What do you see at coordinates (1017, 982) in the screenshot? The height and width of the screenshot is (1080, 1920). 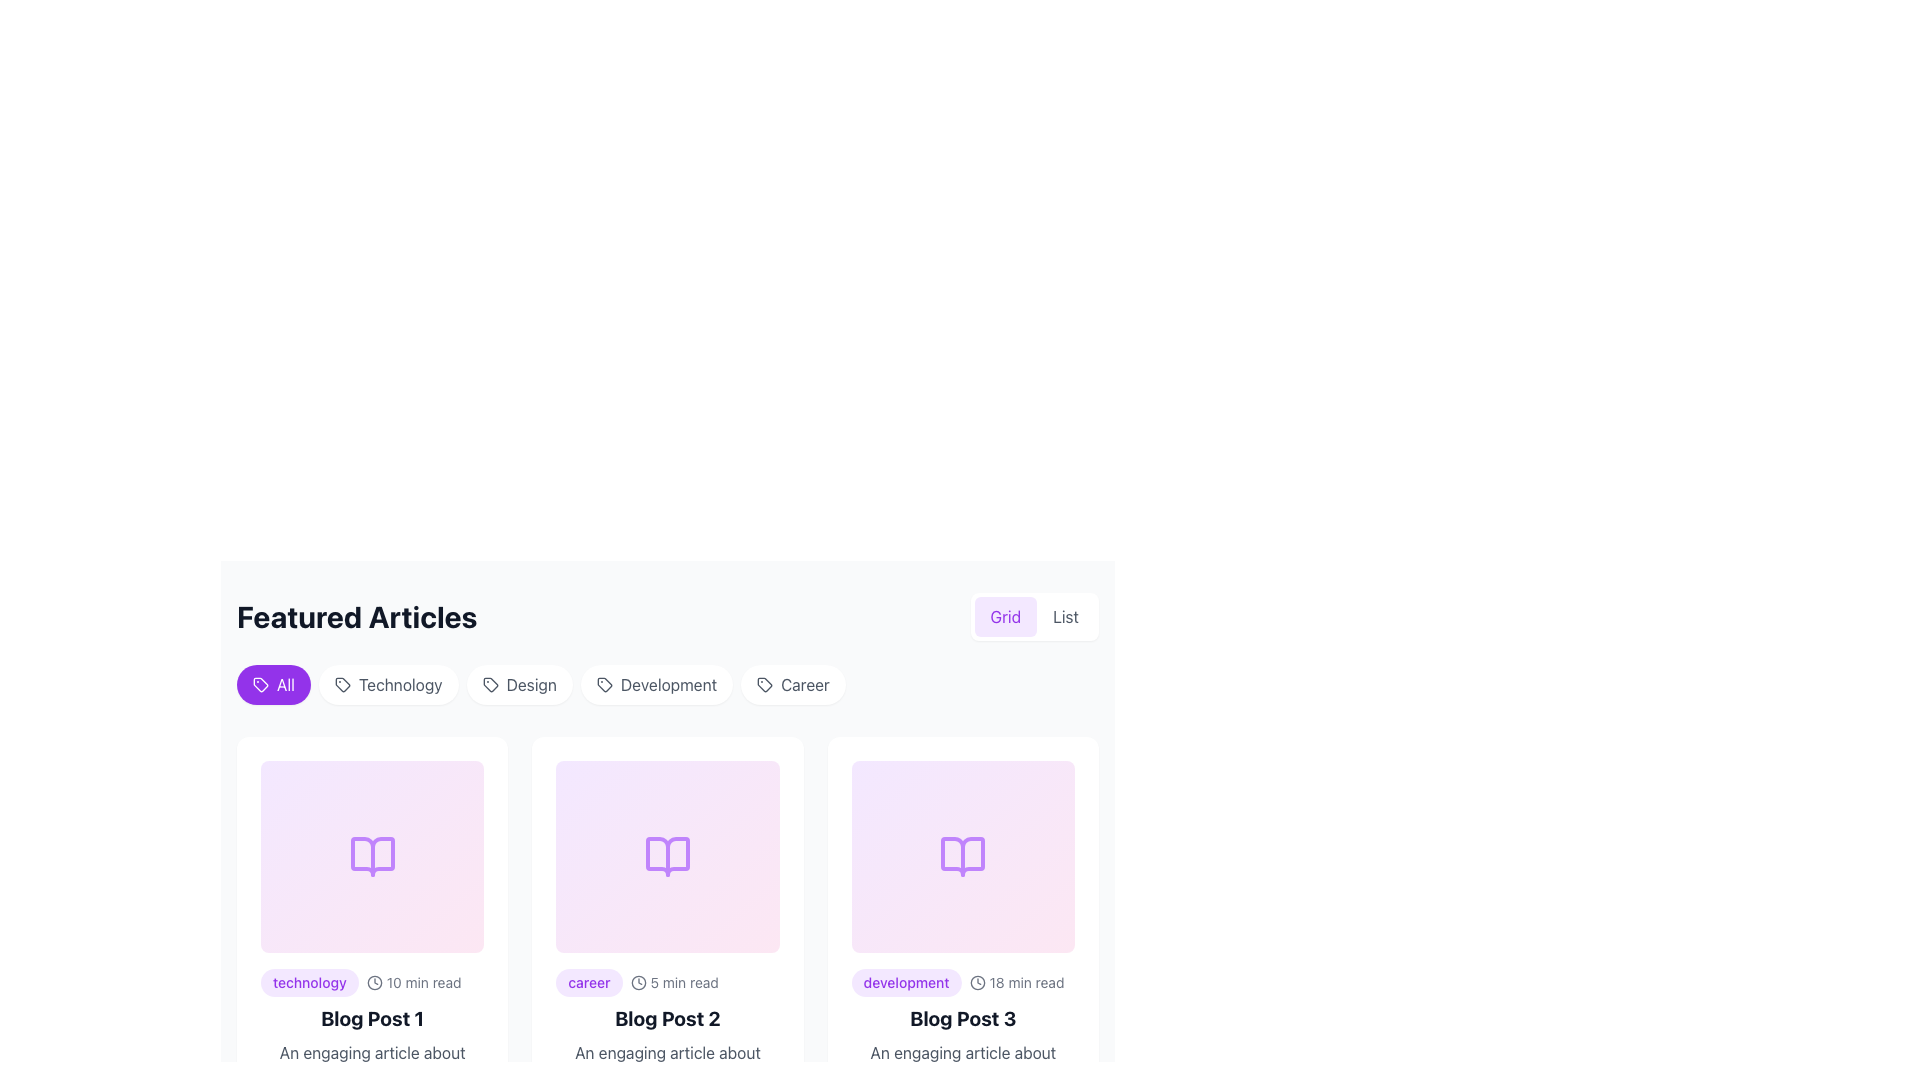 I see `the estimated reading time indicator located at the bottom of the third card in the 'Featured Articles' section, next to the 'development' tag` at bounding box center [1017, 982].